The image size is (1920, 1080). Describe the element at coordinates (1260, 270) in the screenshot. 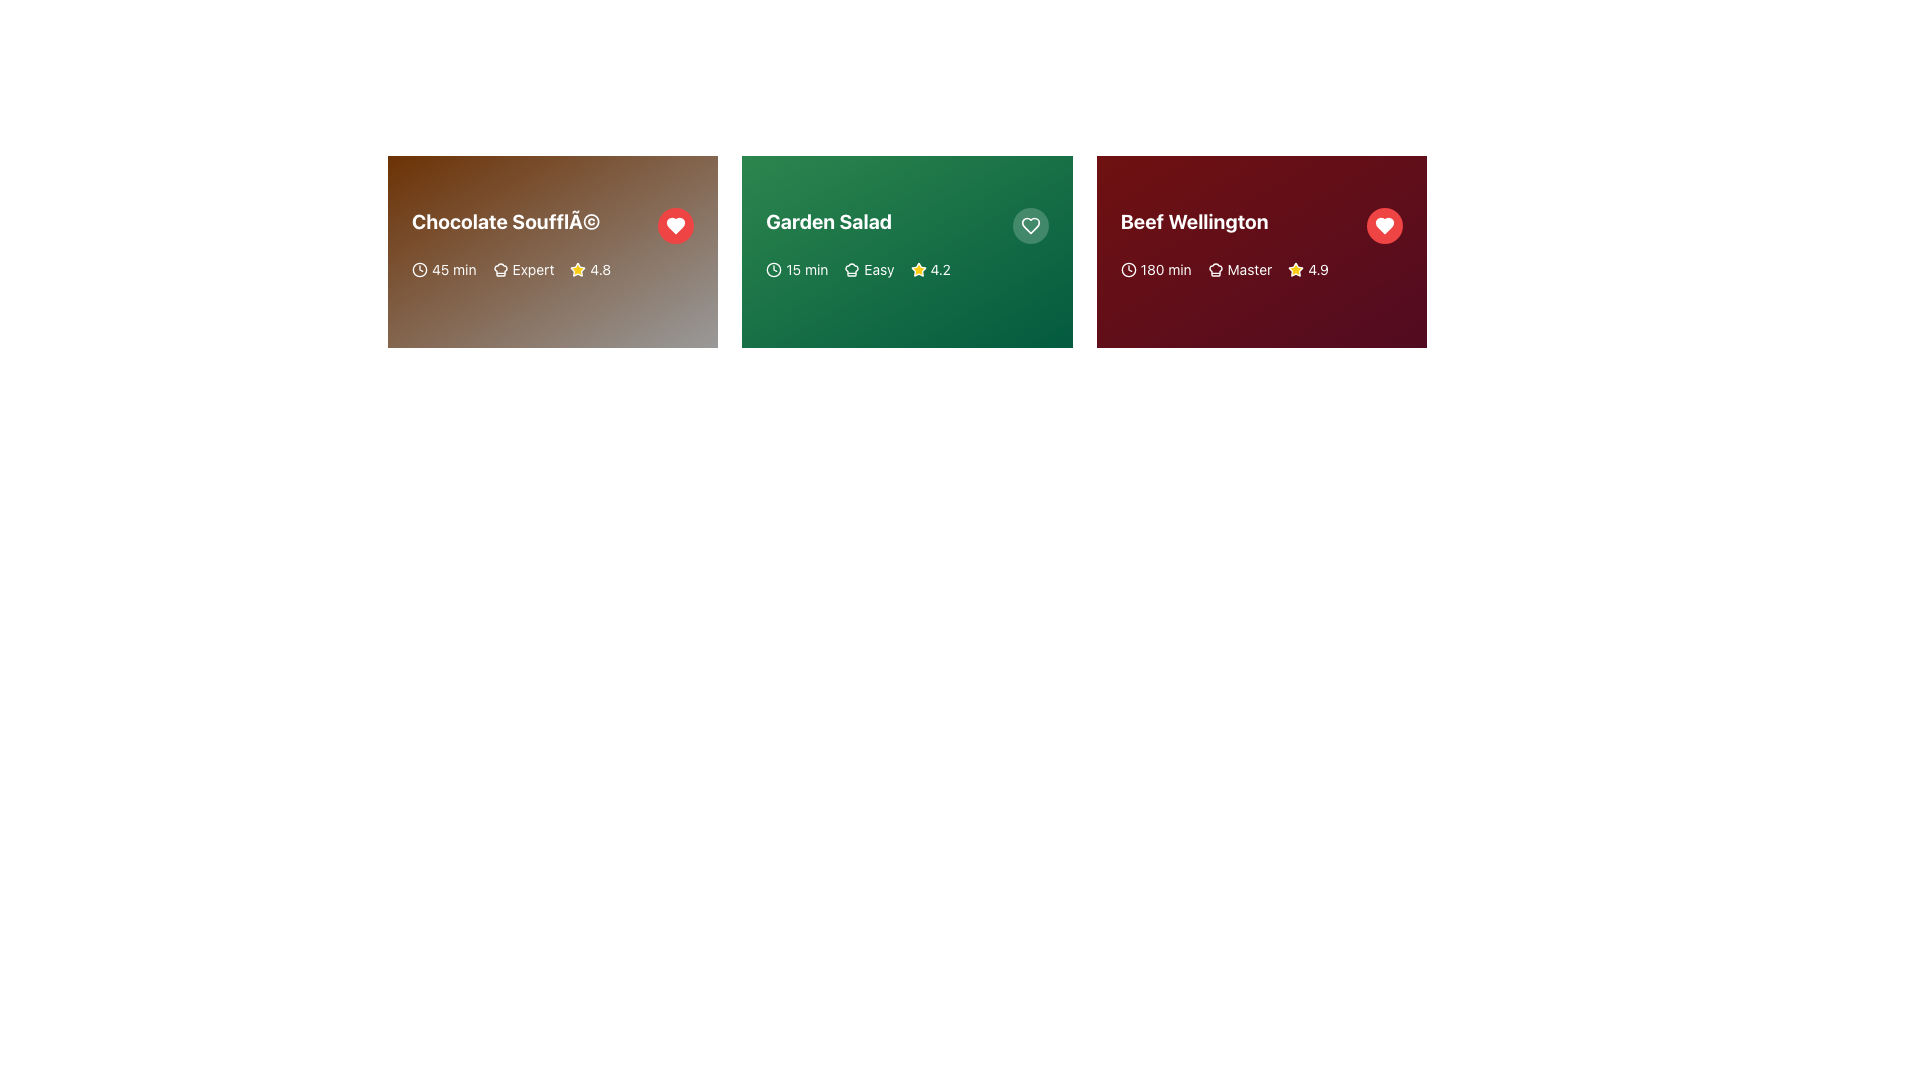

I see `the text '180 min Master 4.9' which is located below the title 'Beef Wellington' and is the third card on the right in a horizontally aligned list of cards` at that location.